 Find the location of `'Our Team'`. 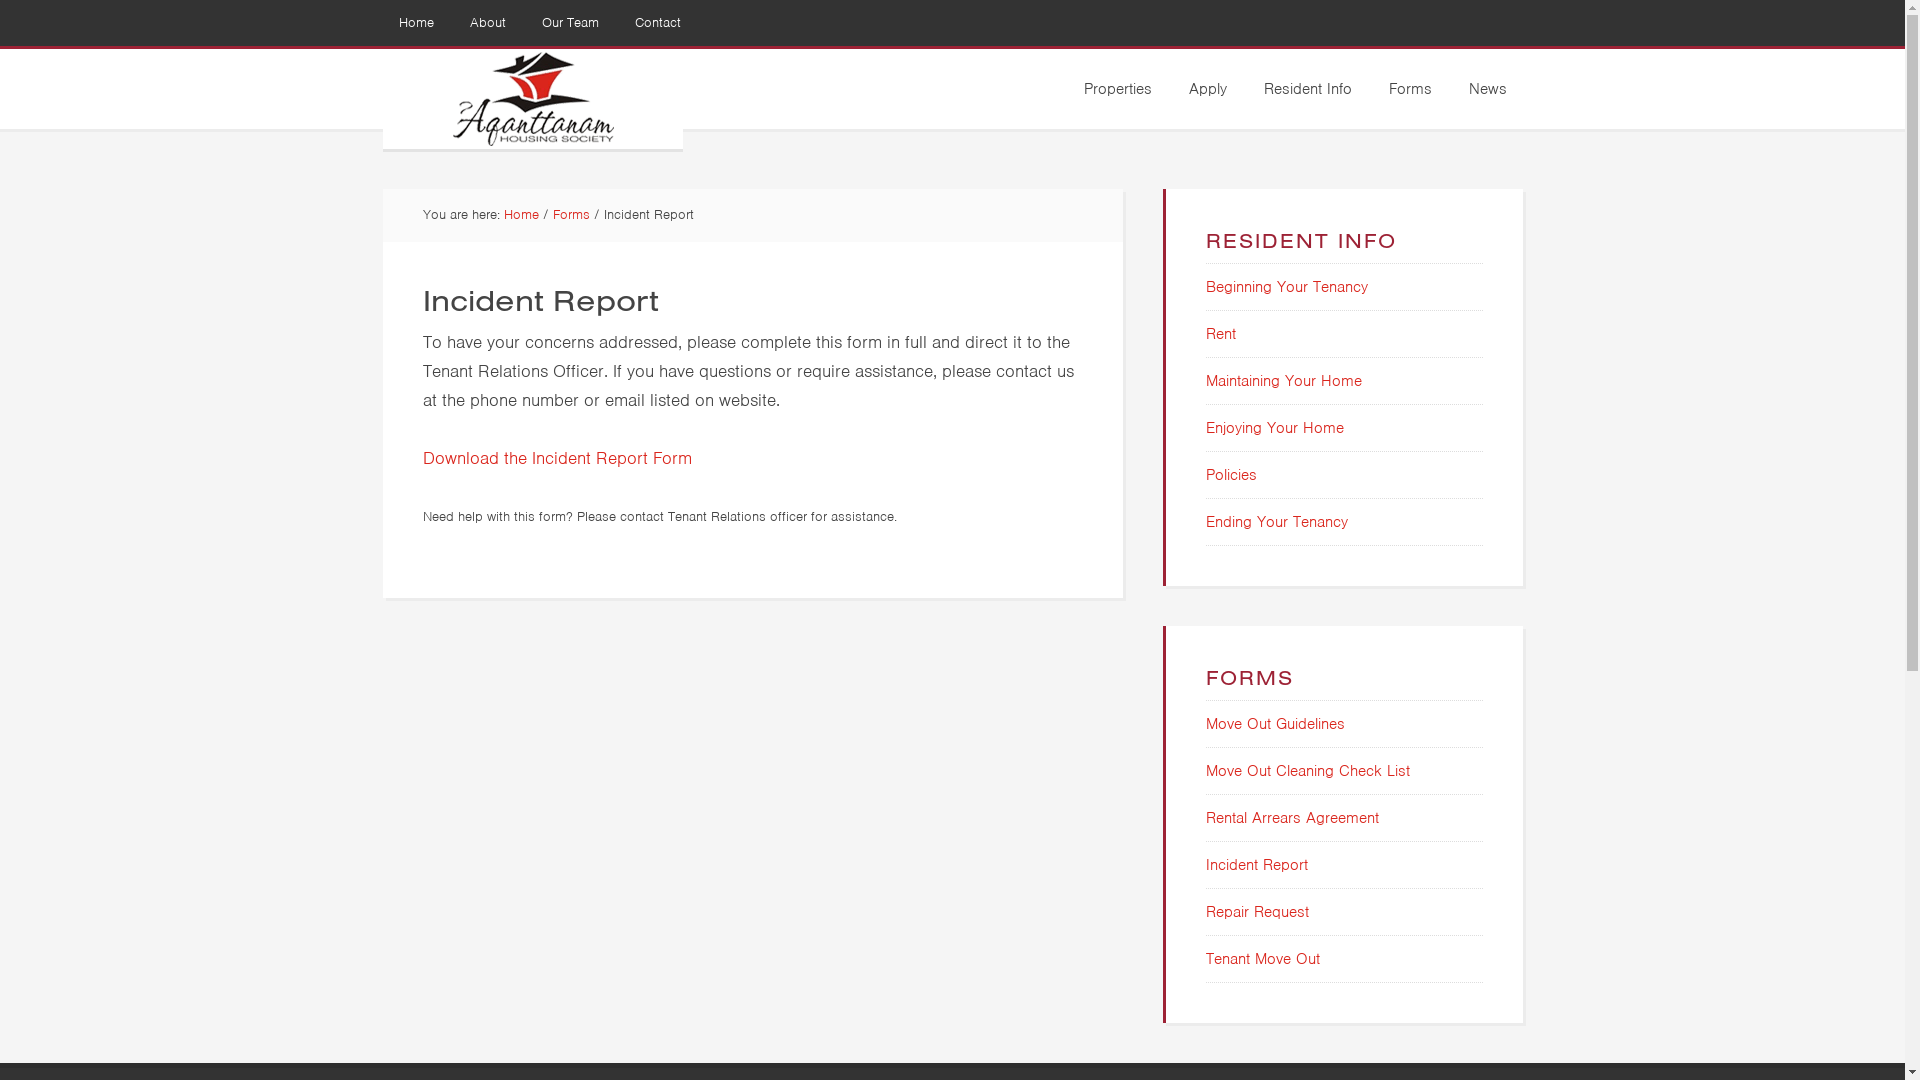

'Our Team' is located at coordinates (569, 23).